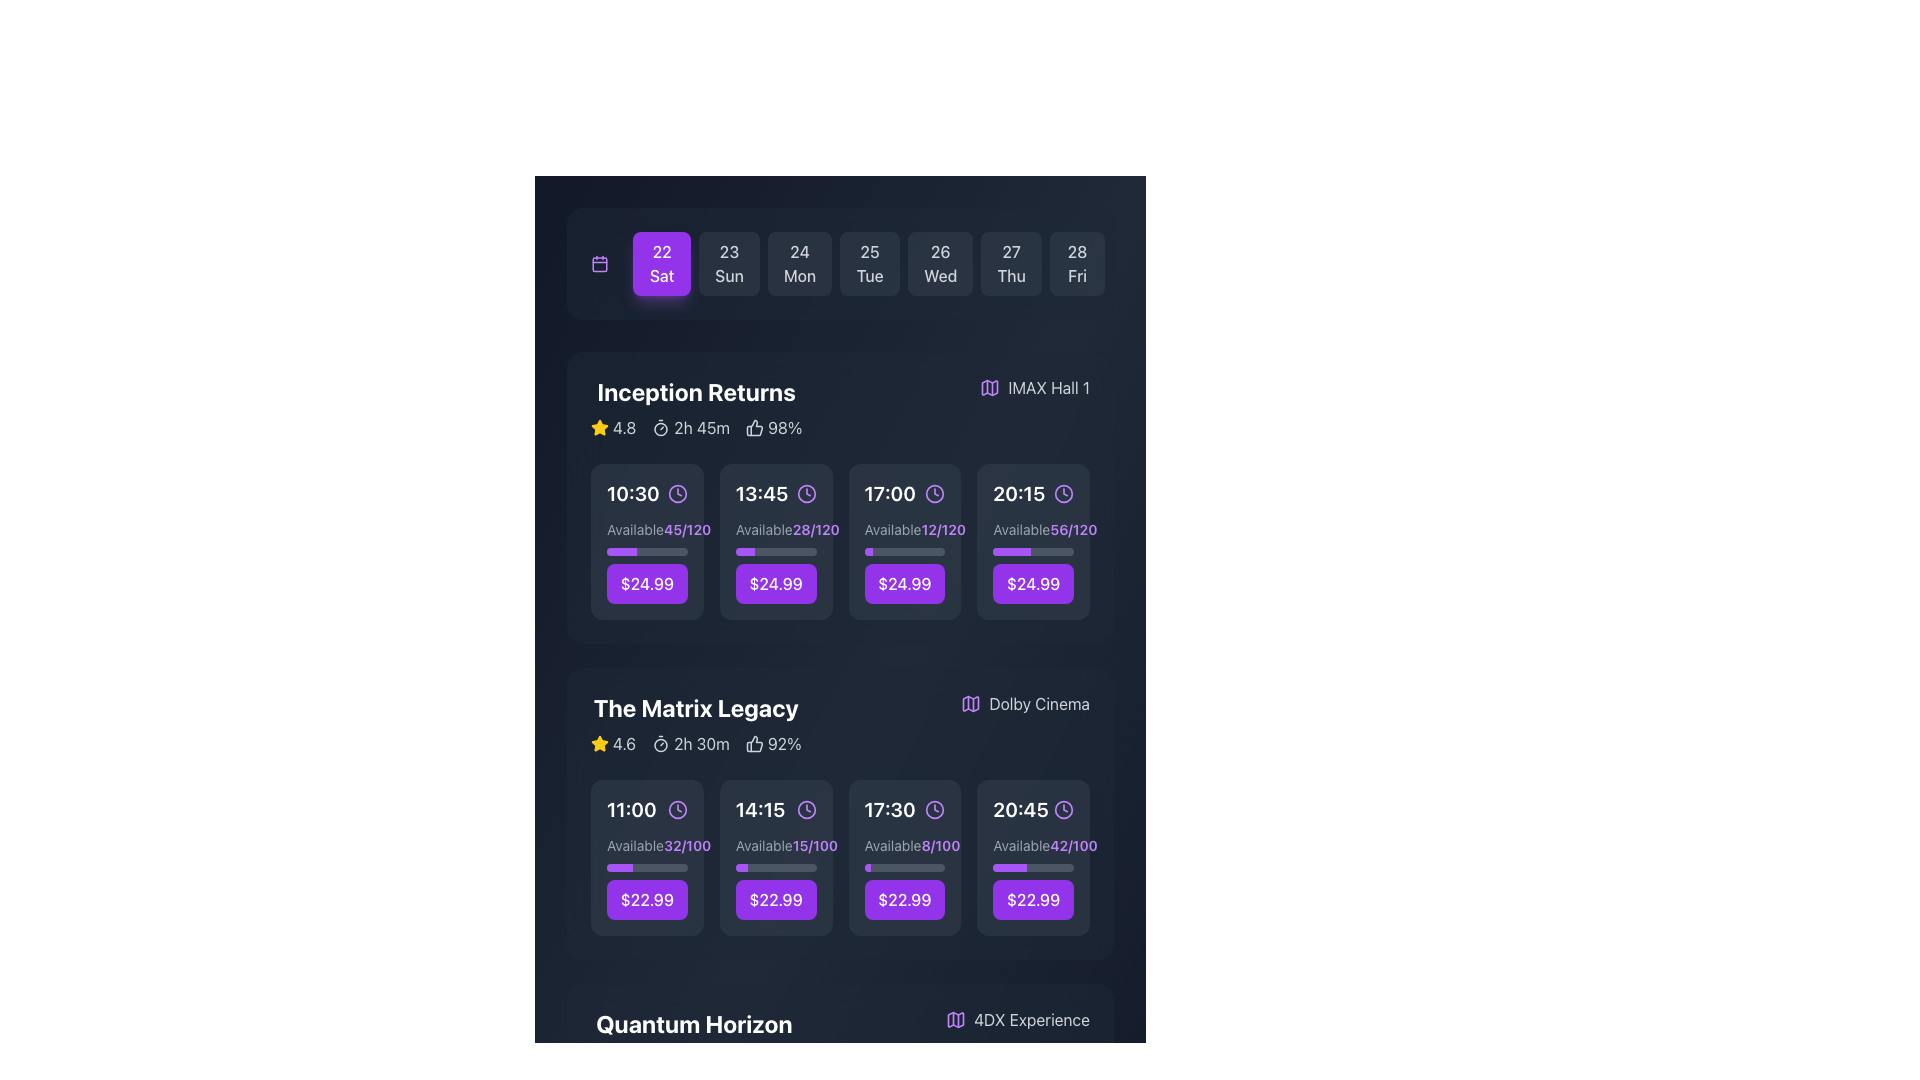 This screenshot has width=1920, height=1080. I want to click on the button displaying '24' in bold white numerals and 'Mon' below it, located centrally in the second row of date buttons, so click(800, 262).